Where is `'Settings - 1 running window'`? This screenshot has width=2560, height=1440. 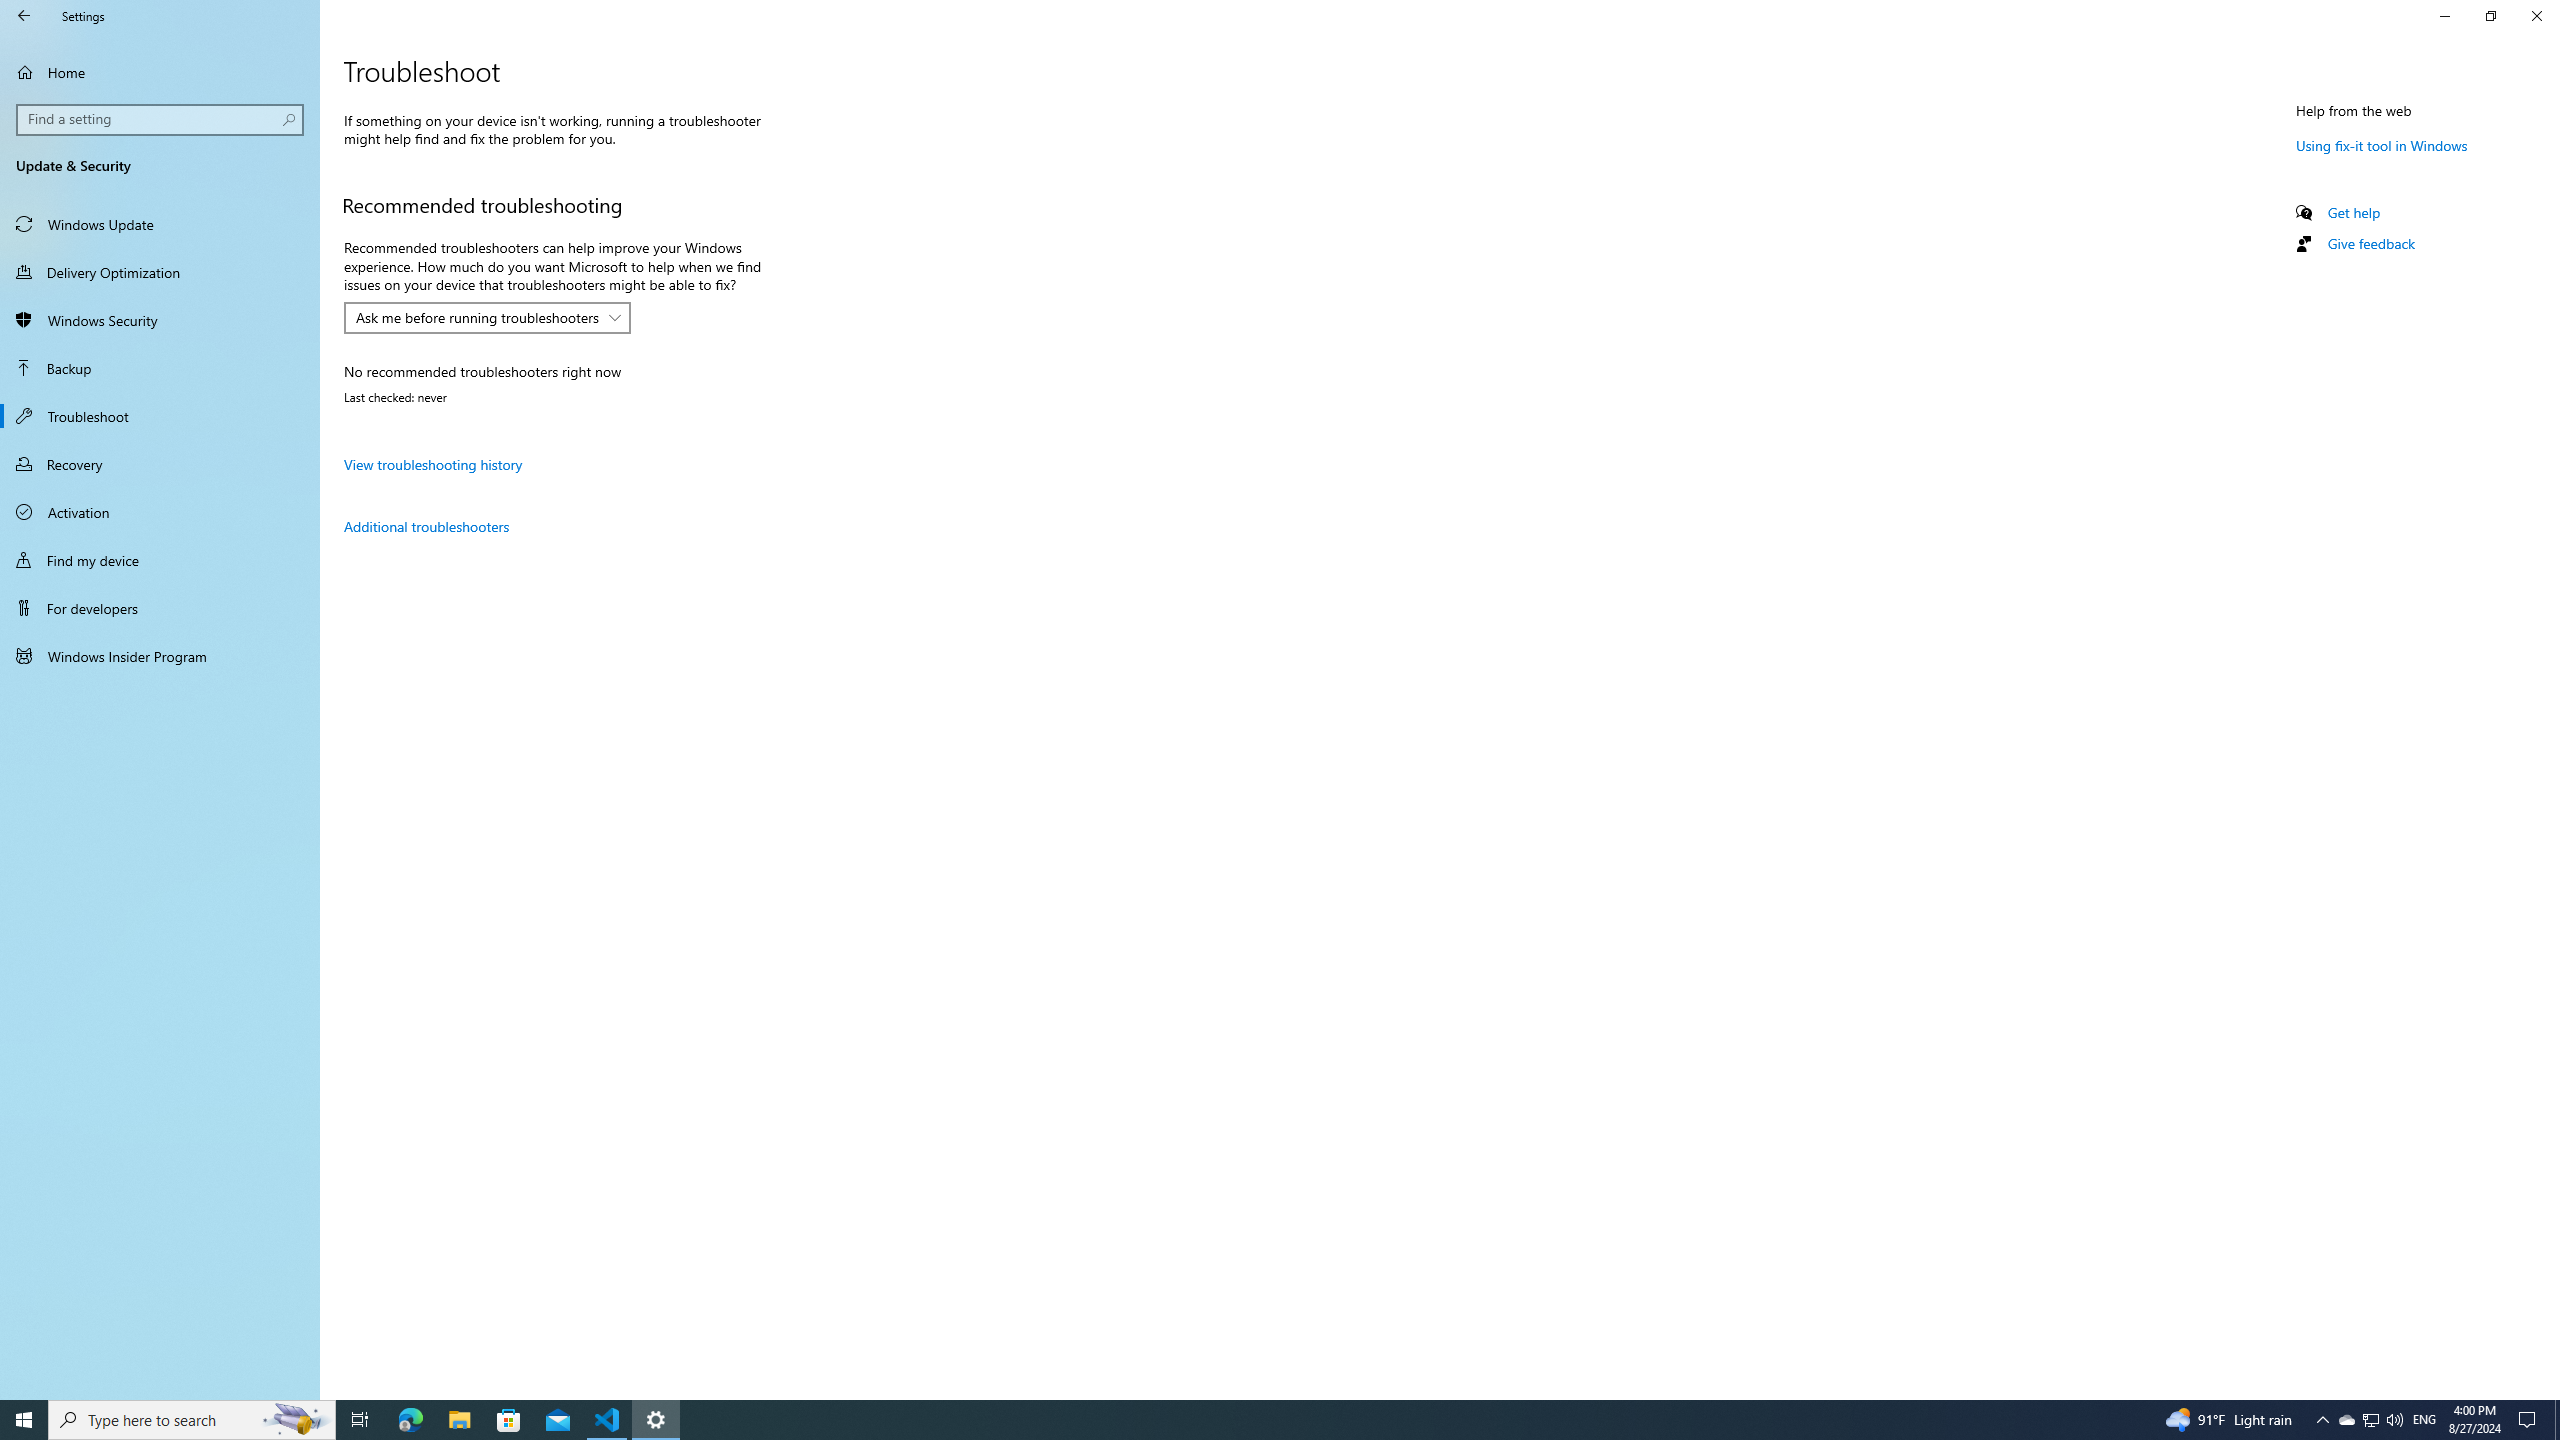
'Settings - 1 running window' is located at coordinates (656, 1418).